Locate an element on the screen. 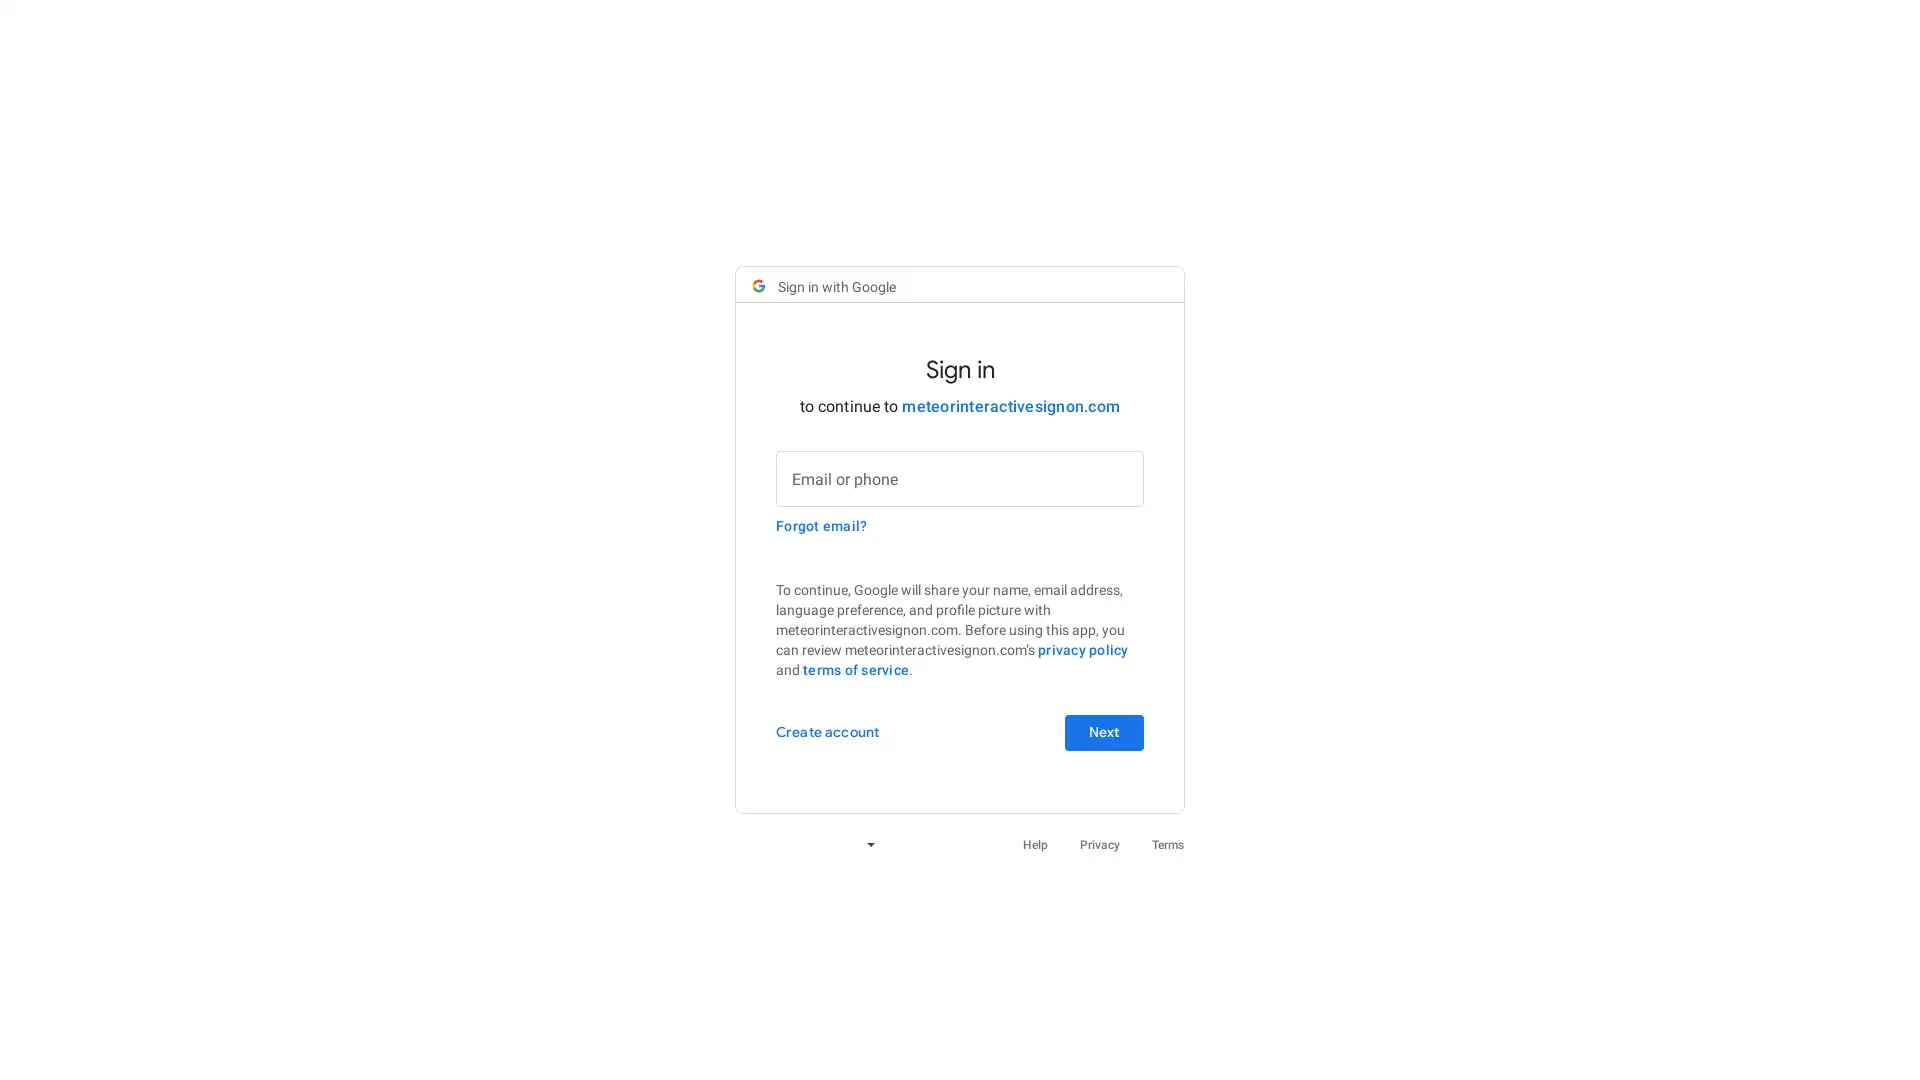  Forgot email? is located at coordinates (821, 524).